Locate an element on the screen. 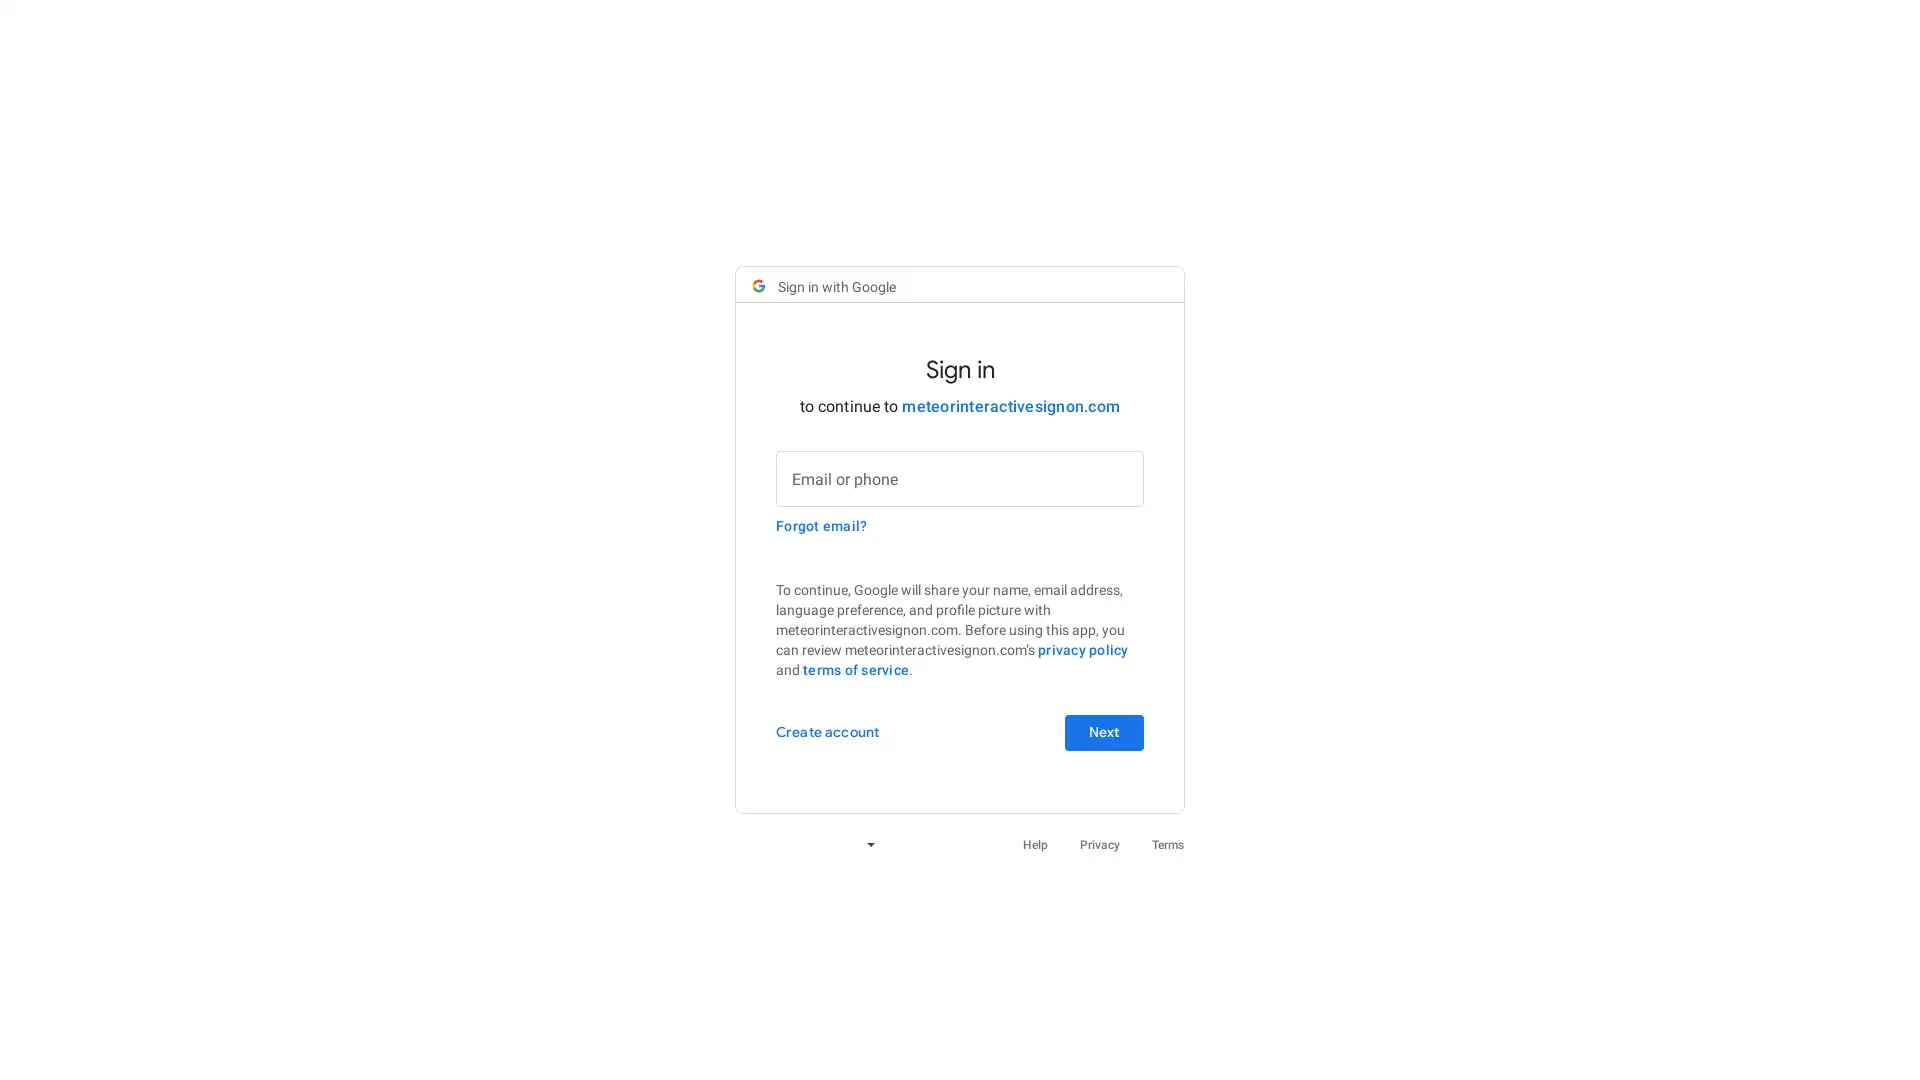  Forgot email? is located at coordinates (821, 524).